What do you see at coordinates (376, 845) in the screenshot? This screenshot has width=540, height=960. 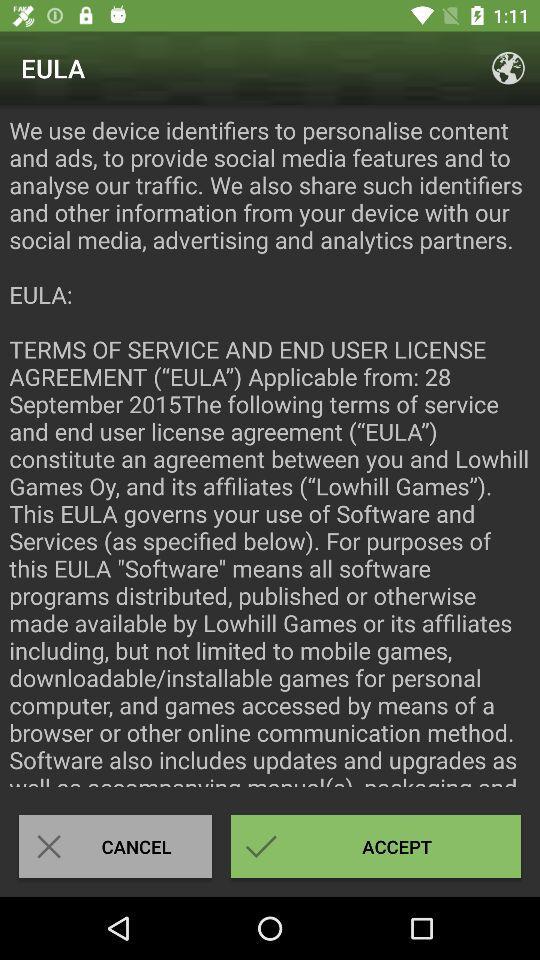 I see `the item below we use device item` at bounding box center [376, 845].